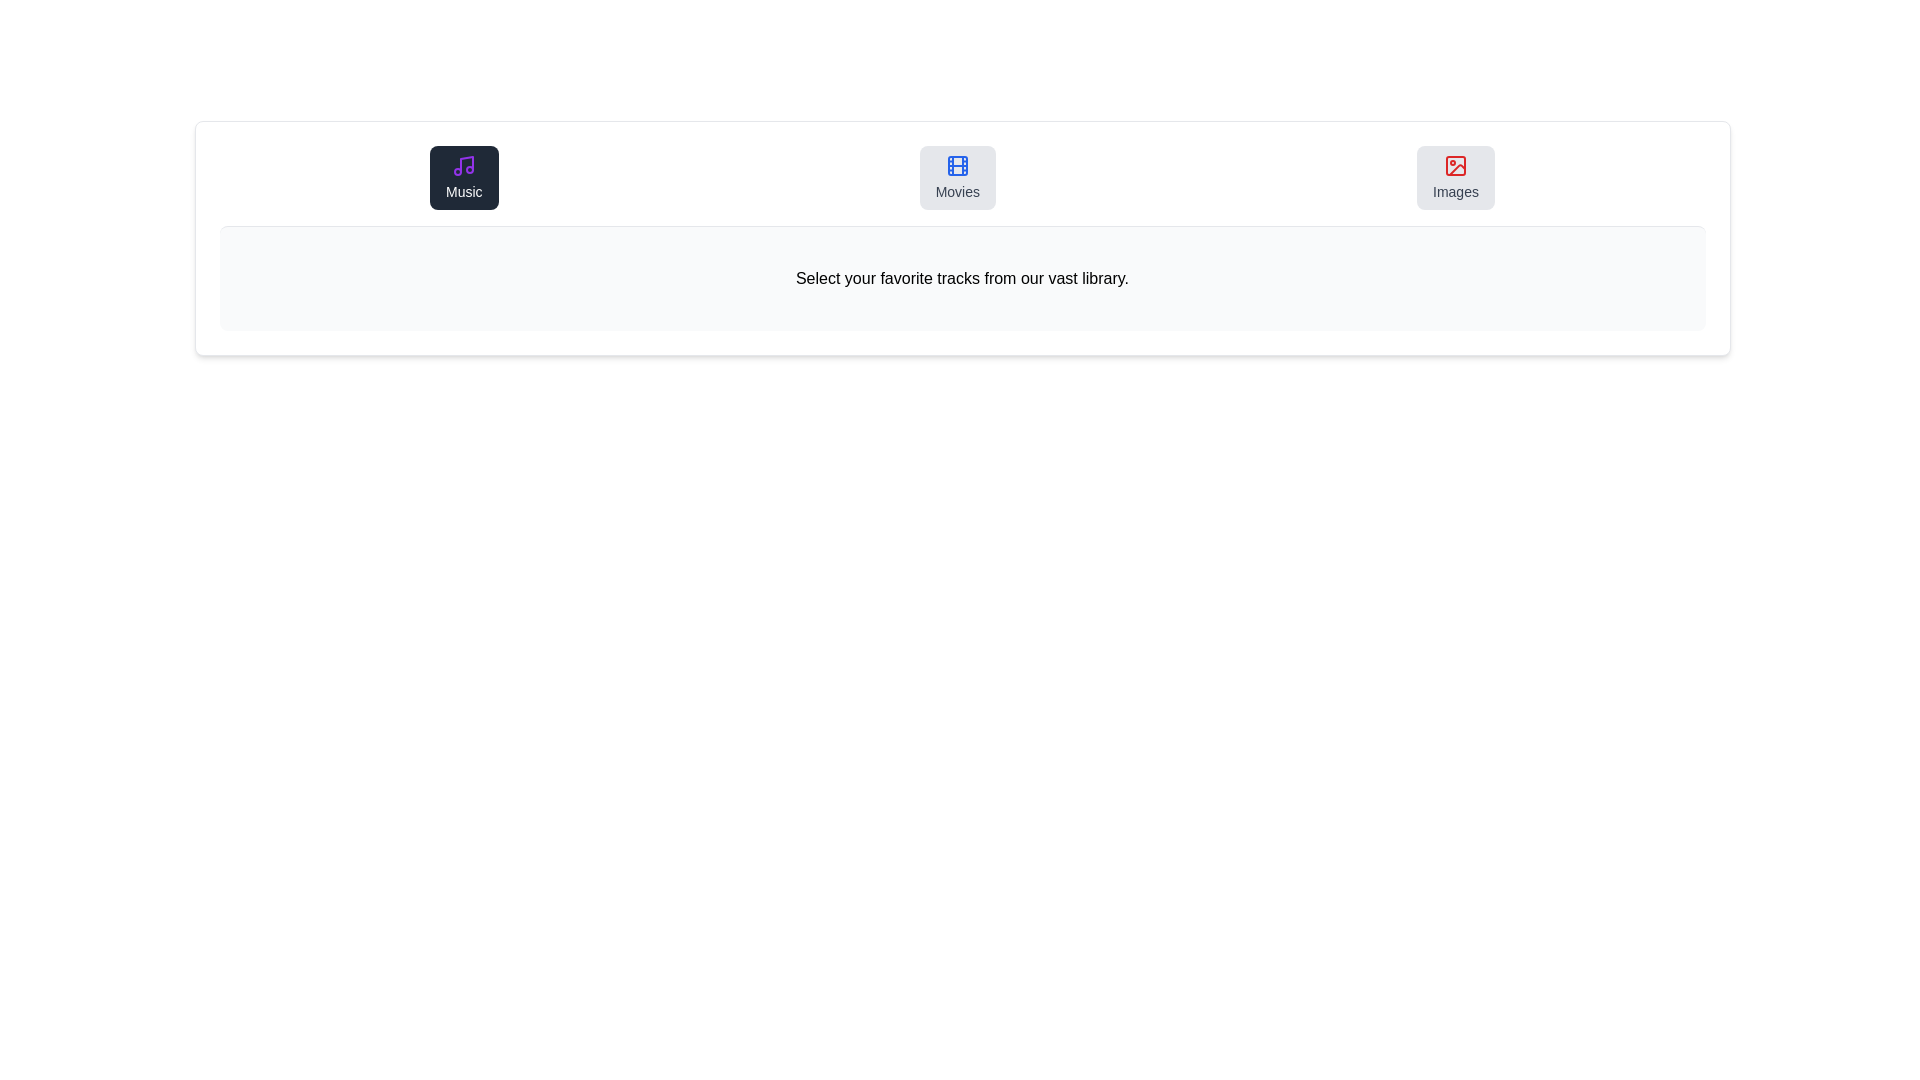 Image resolution: width=1920 pixels, height=1080 pixels. What do you see at coordinates (1455, 176) in the screenshot?
I see `the Images tab to switch to the corresponding category` at bounding box center [1455, 176].